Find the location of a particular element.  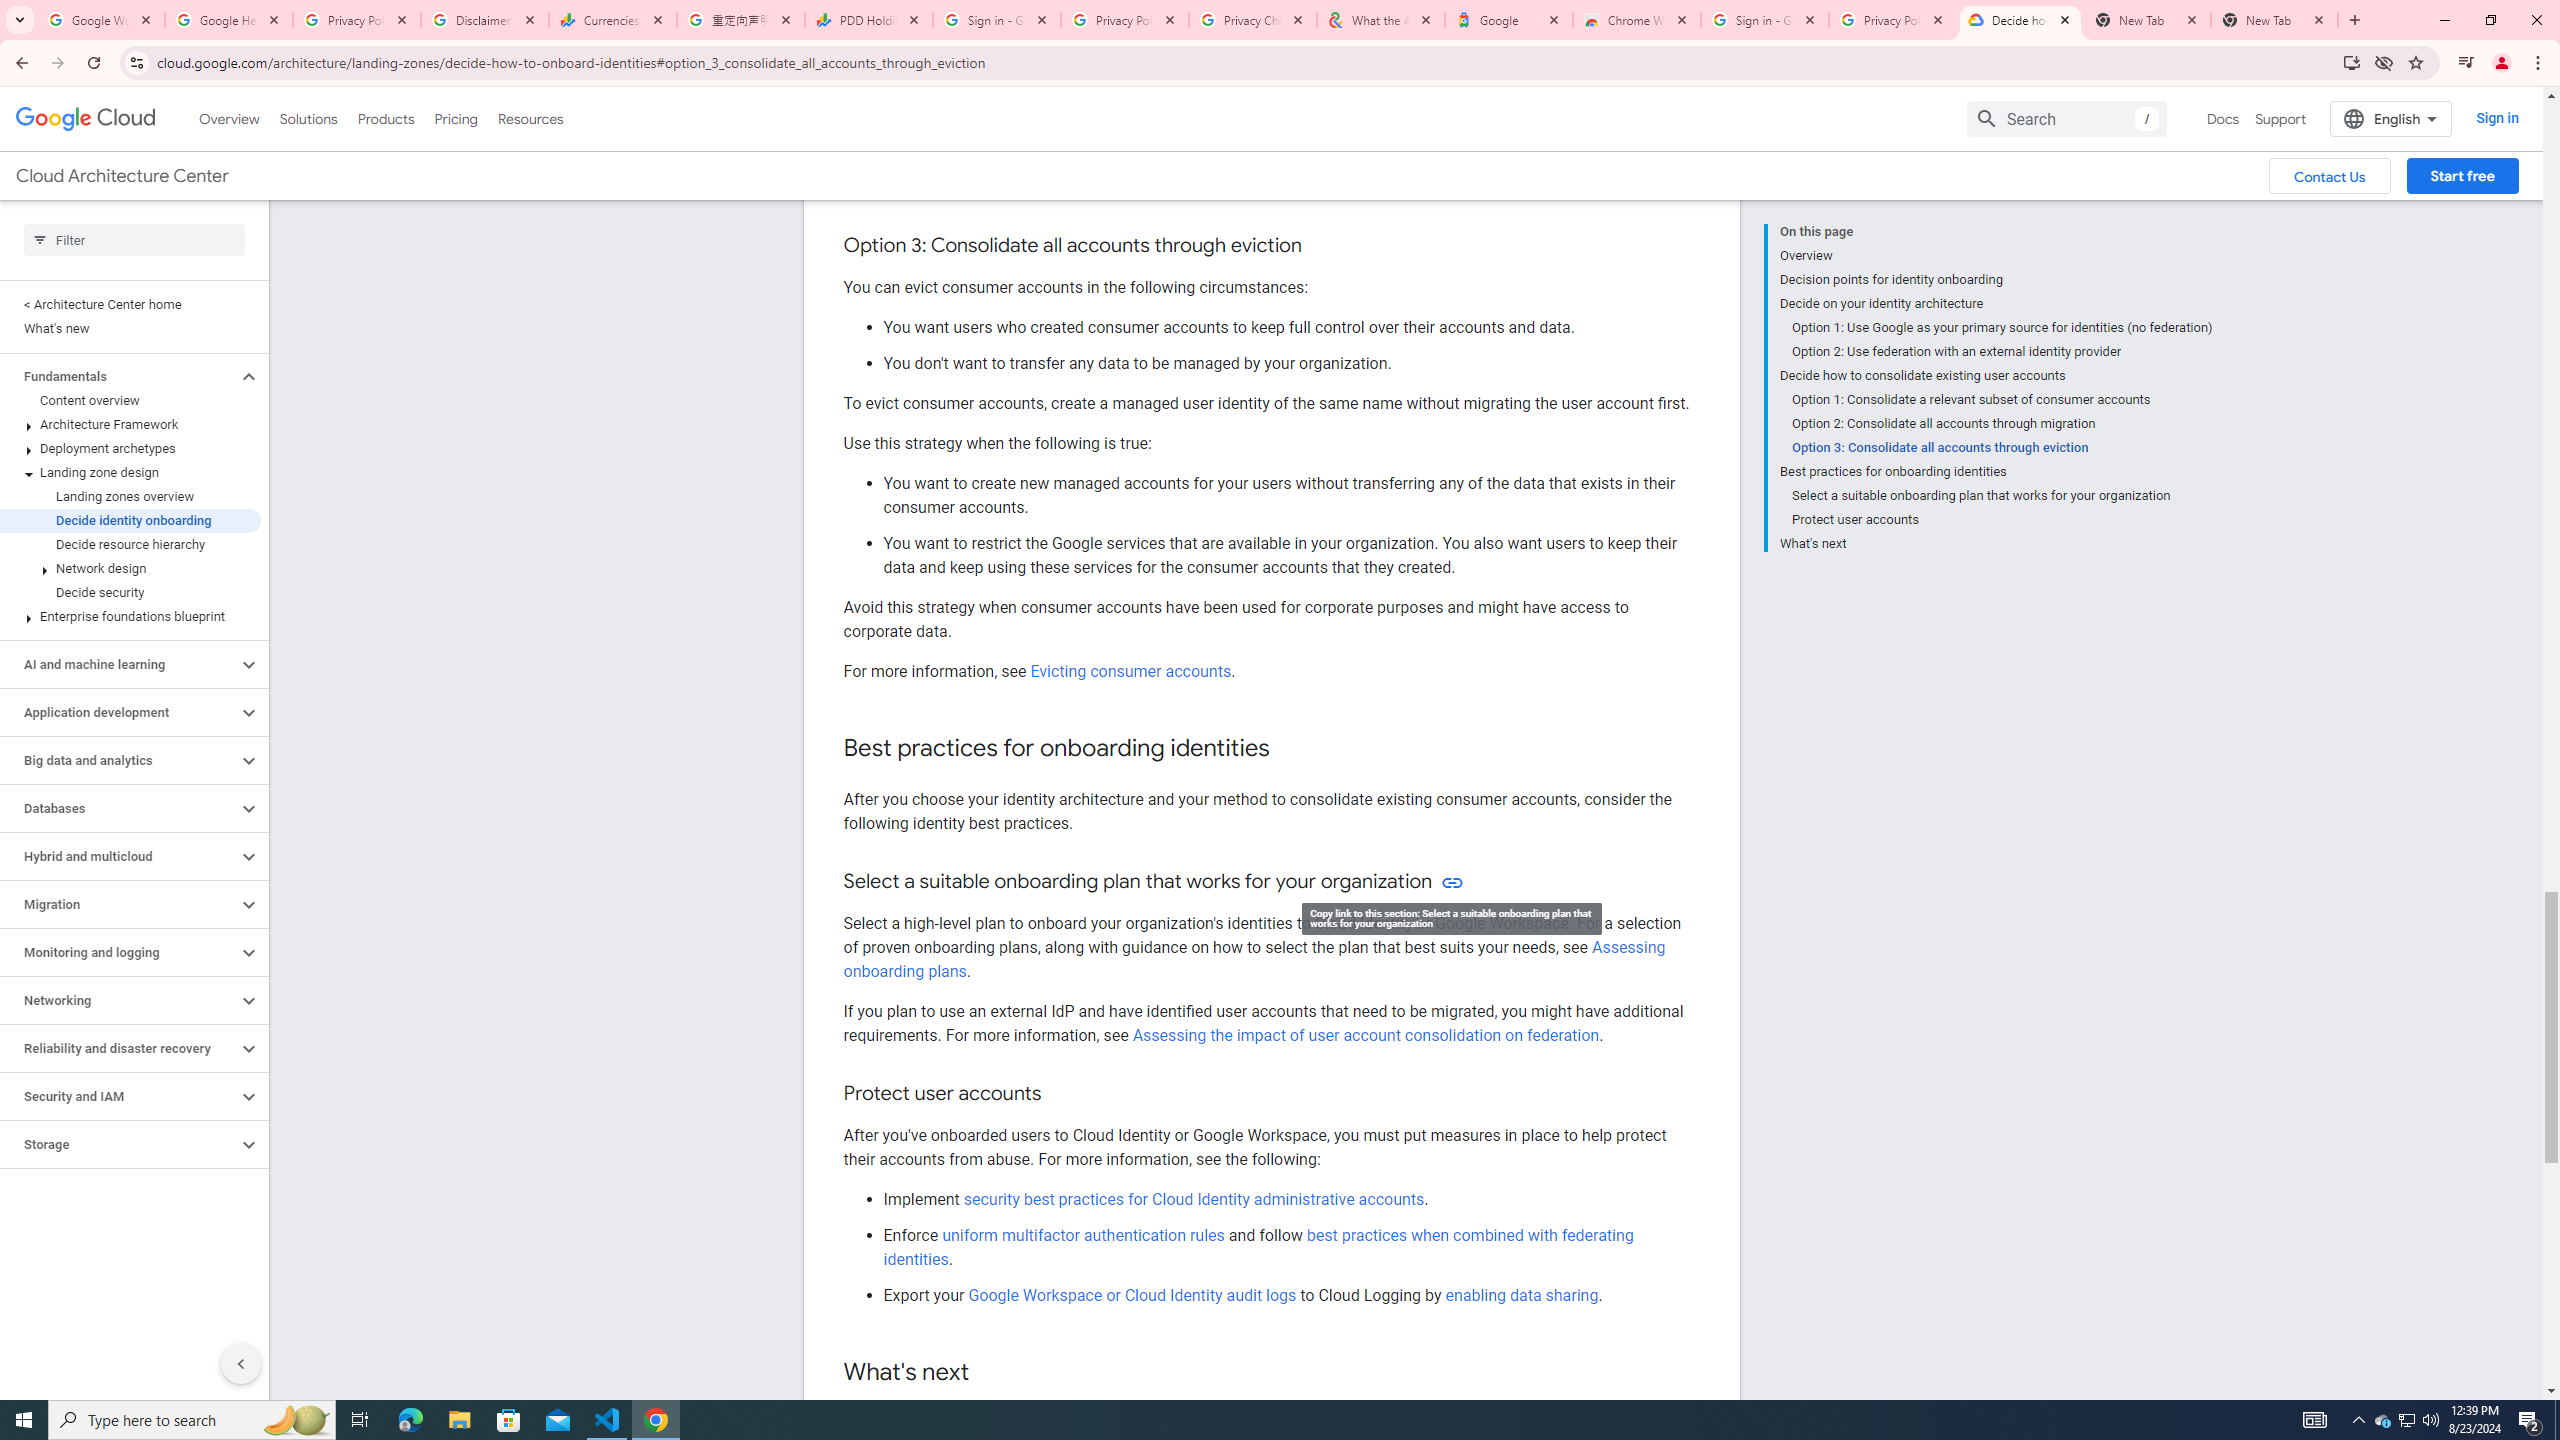

'Option 3: Consolidate all accounts through eviction' is located at coordinates (2001, 447).